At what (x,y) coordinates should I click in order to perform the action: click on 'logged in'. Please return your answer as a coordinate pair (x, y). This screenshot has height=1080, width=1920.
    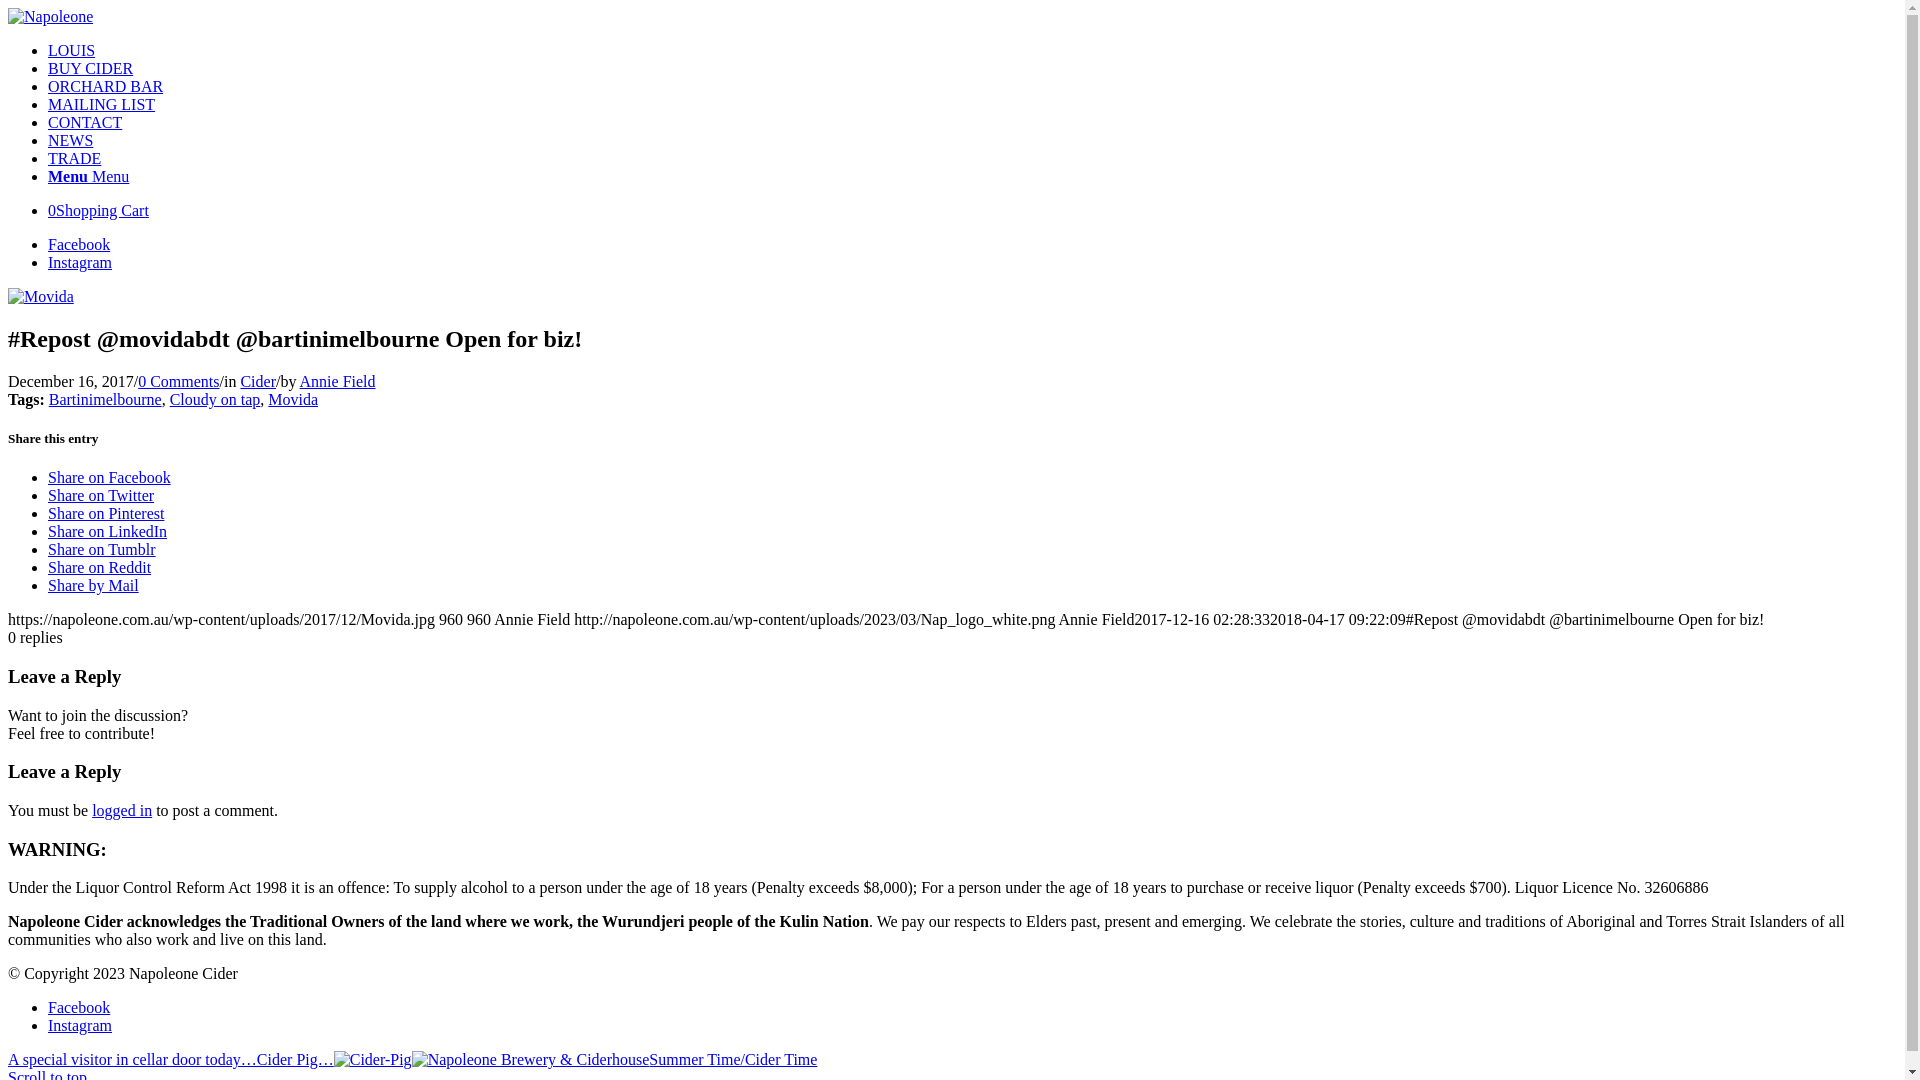
    Looking at the image, I should click on (120, 810).